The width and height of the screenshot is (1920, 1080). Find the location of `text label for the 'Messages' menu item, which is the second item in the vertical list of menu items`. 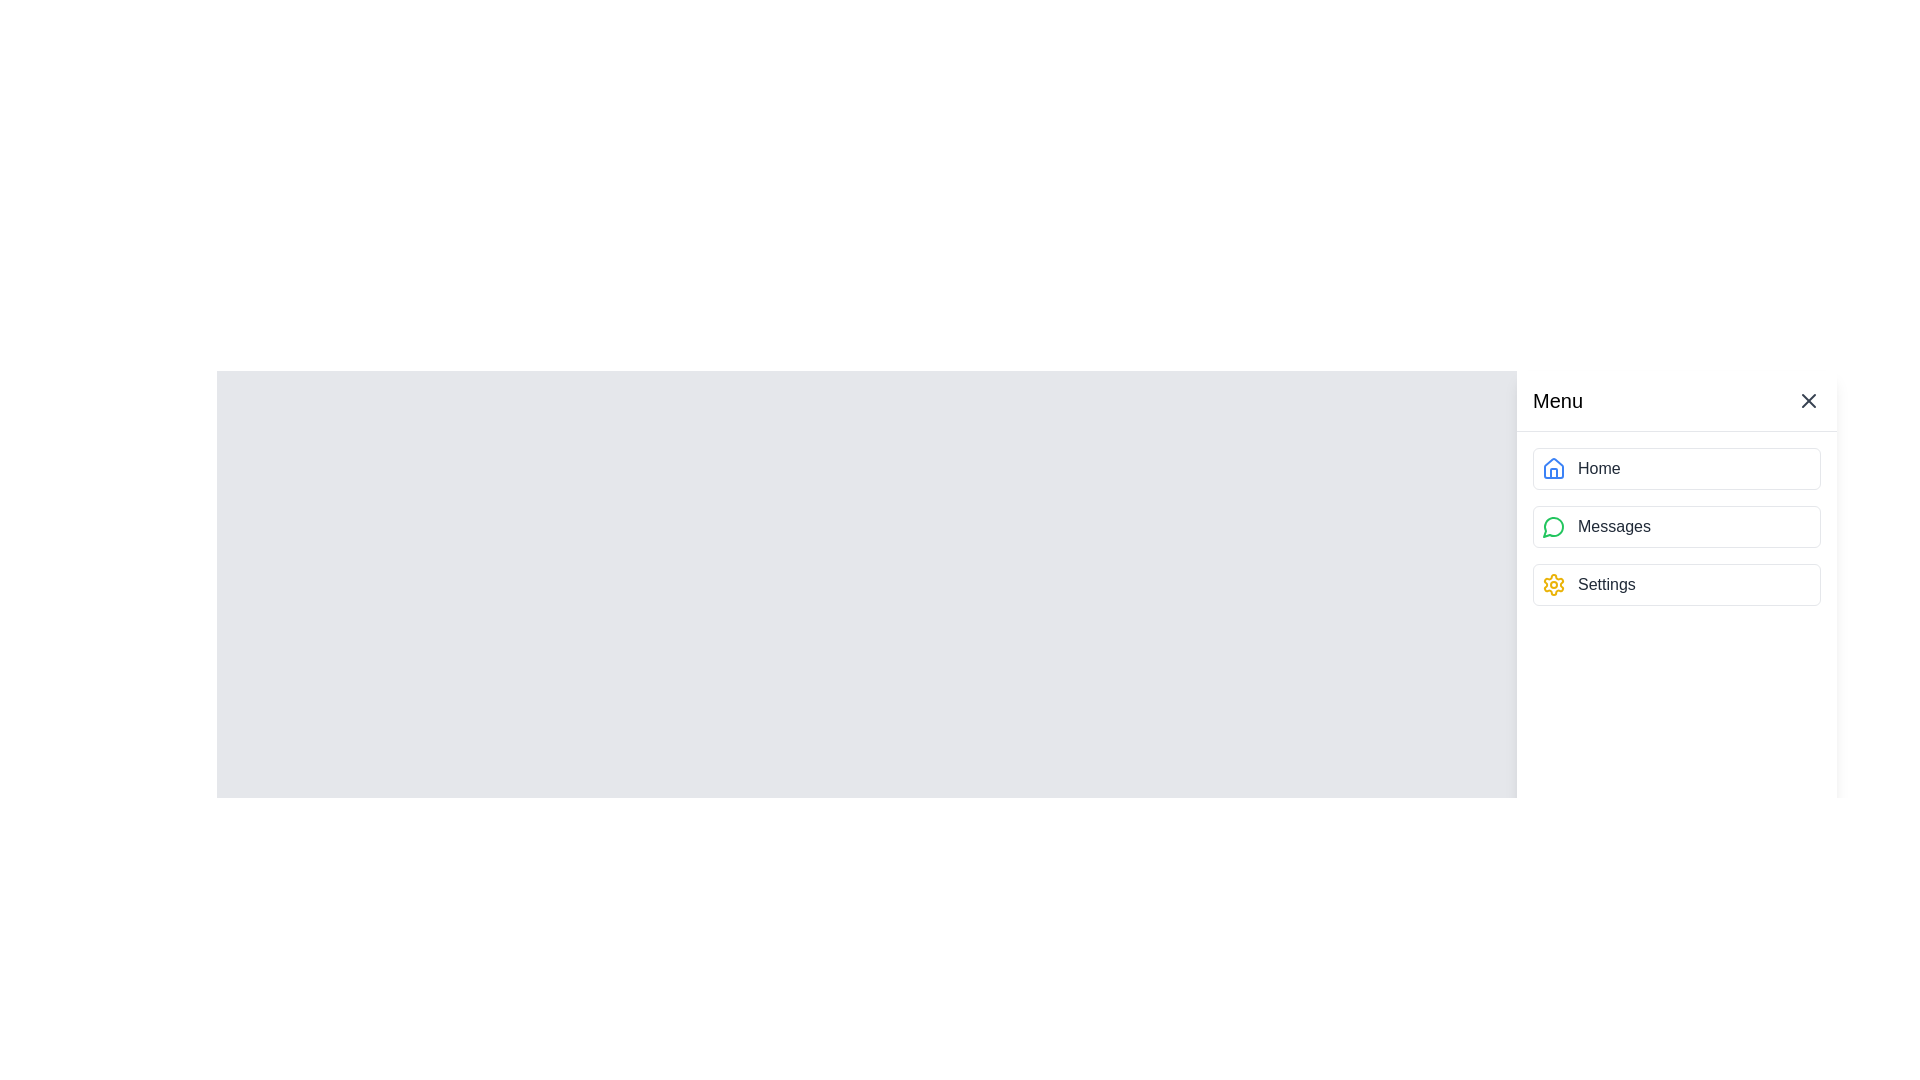

text label for the 'Messages' menu item, which is the second item in the vertical list of menu items is located at coordinates (1614, 526).